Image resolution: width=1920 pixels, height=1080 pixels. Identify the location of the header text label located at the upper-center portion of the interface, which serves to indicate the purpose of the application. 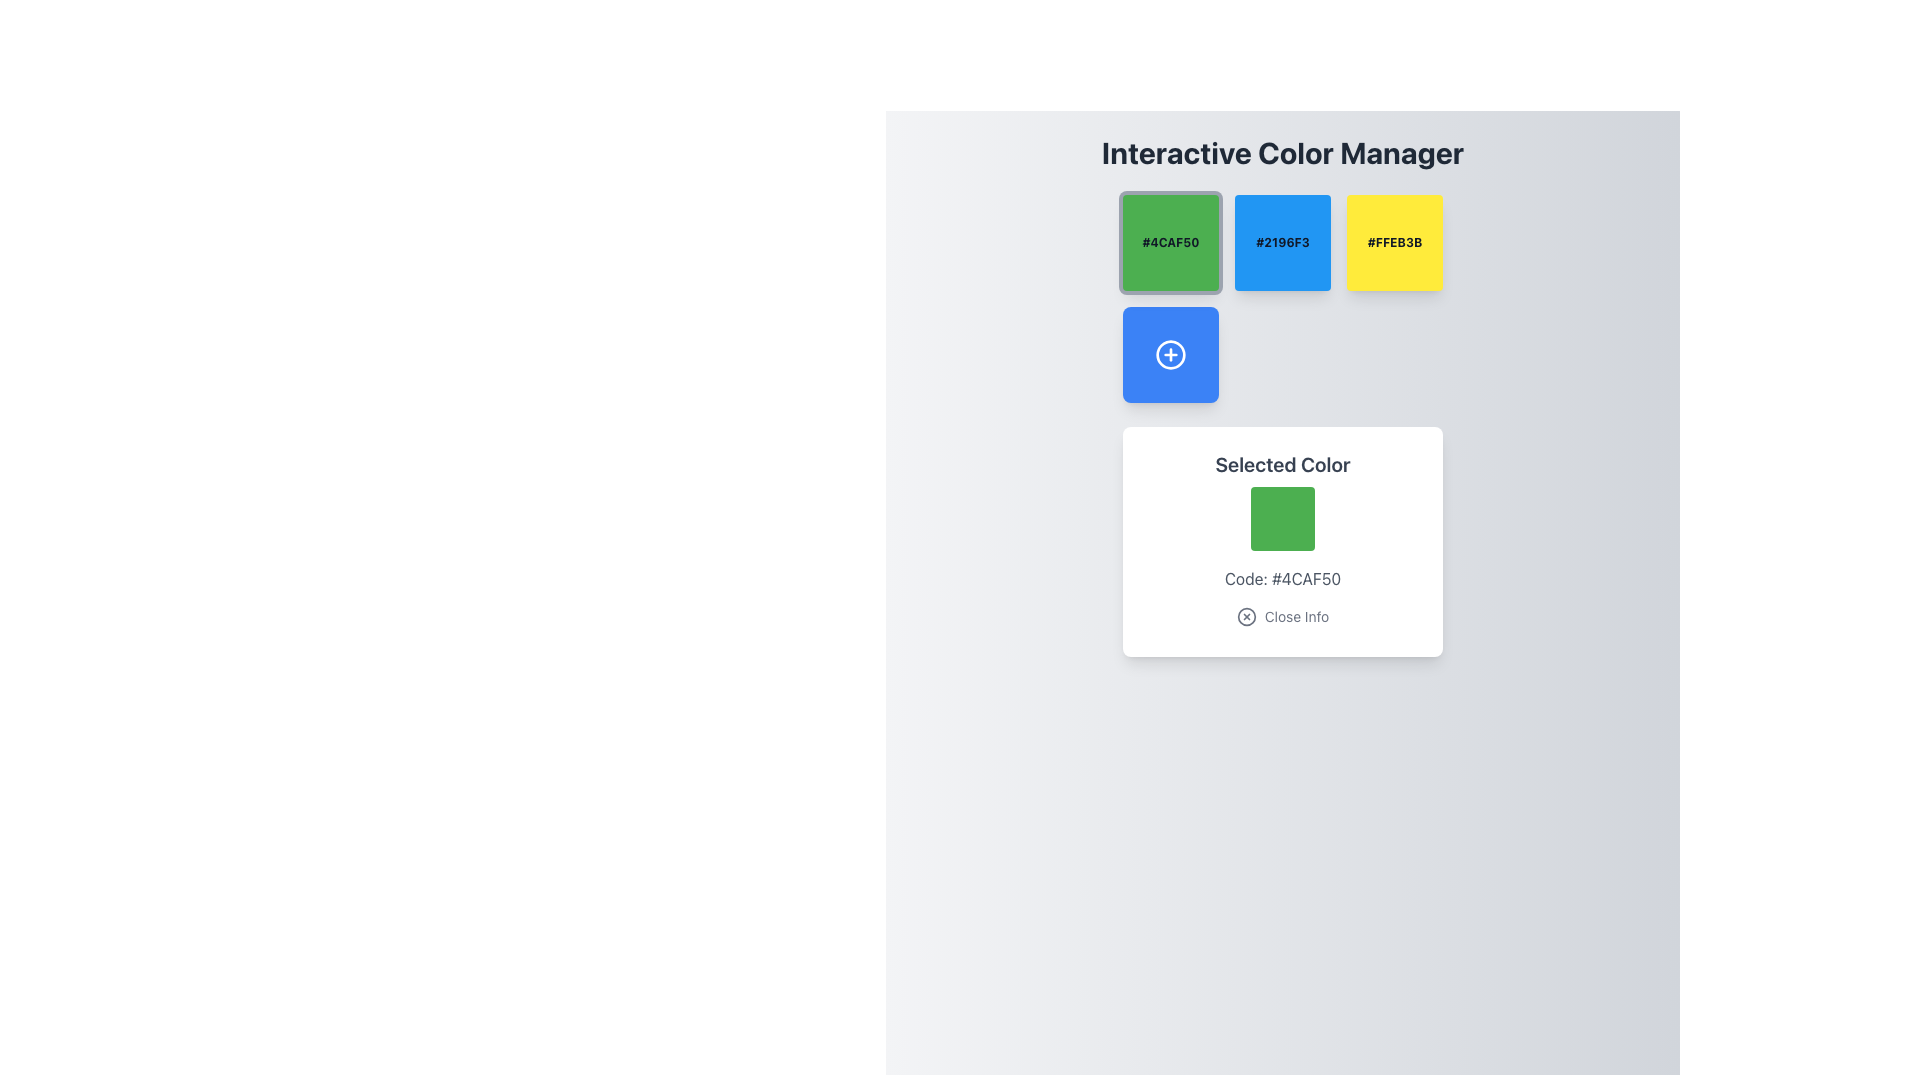
(1282, 152).